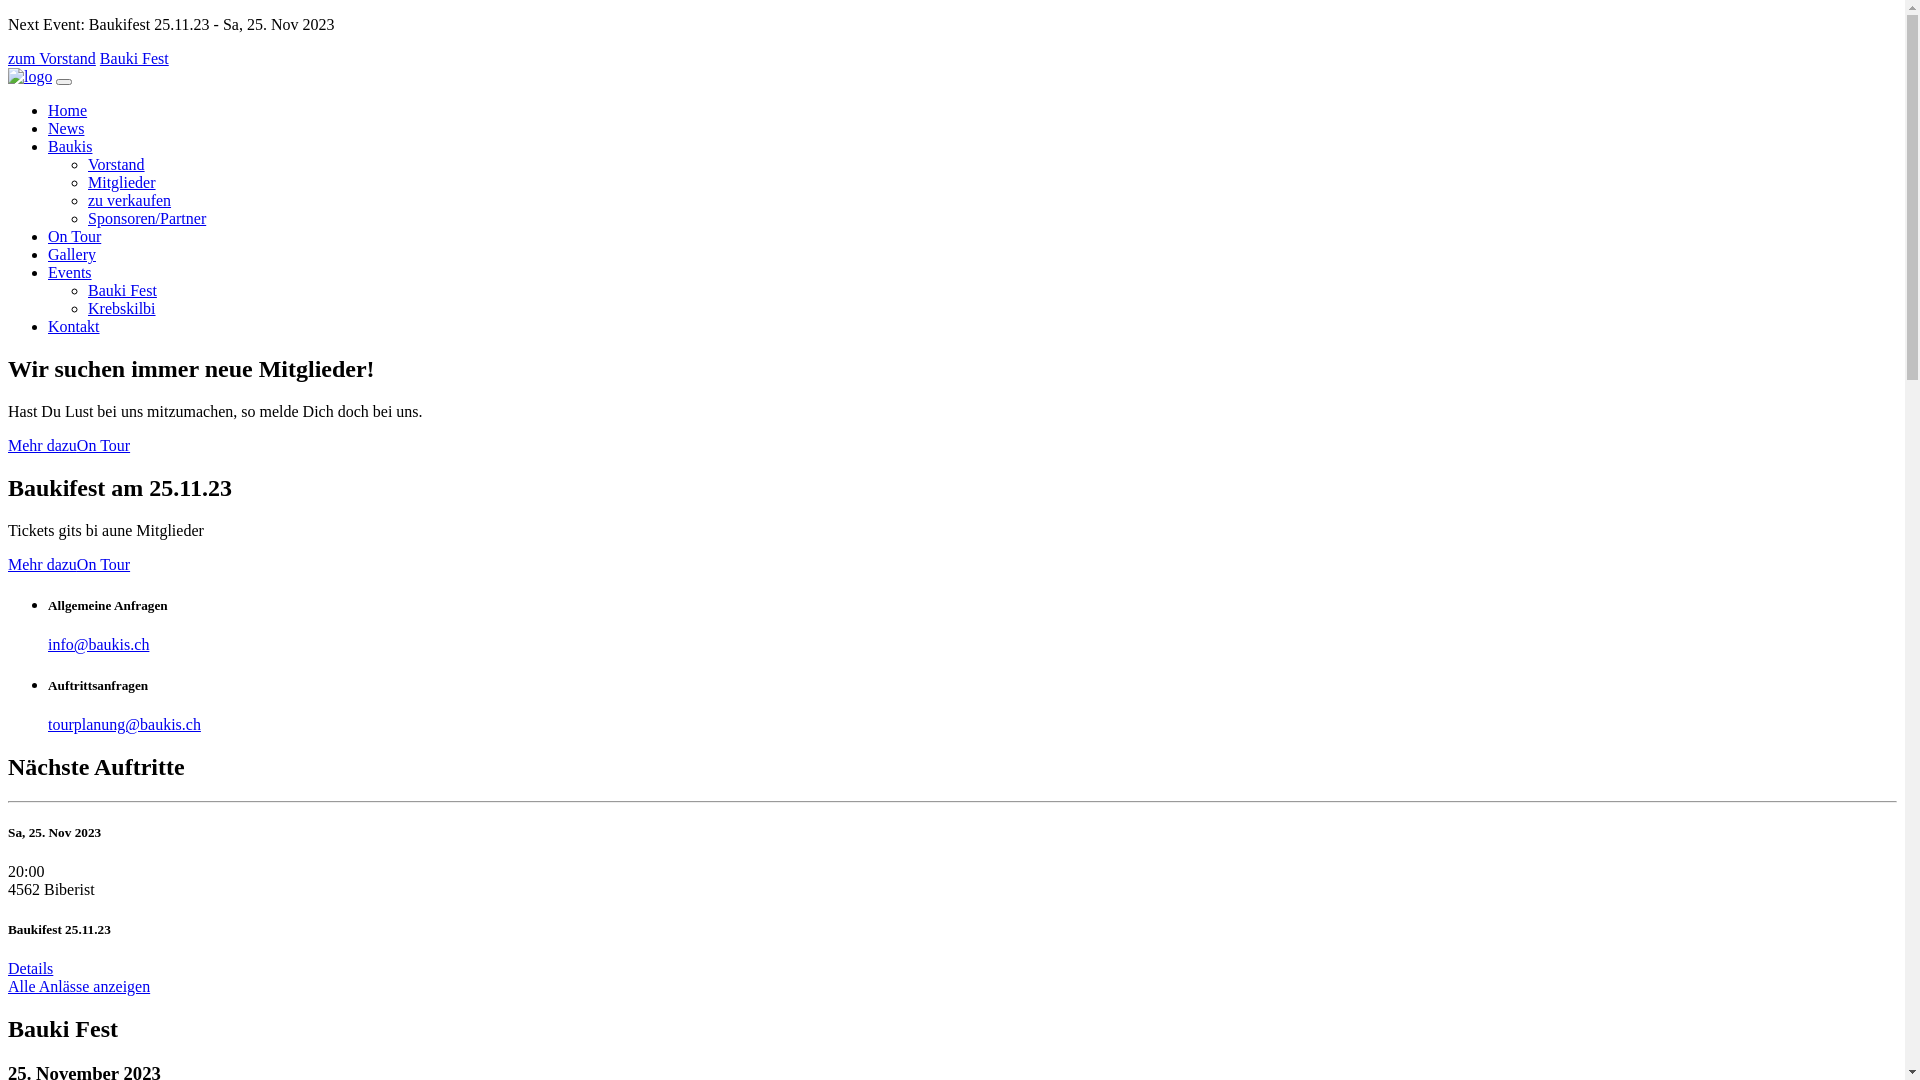 Image resolution: width=1920 pixels, height=1080 pixels. Describe the element at coordinates (128, 200) in the screenshot. I see `'zu verkaufen'` at that location.